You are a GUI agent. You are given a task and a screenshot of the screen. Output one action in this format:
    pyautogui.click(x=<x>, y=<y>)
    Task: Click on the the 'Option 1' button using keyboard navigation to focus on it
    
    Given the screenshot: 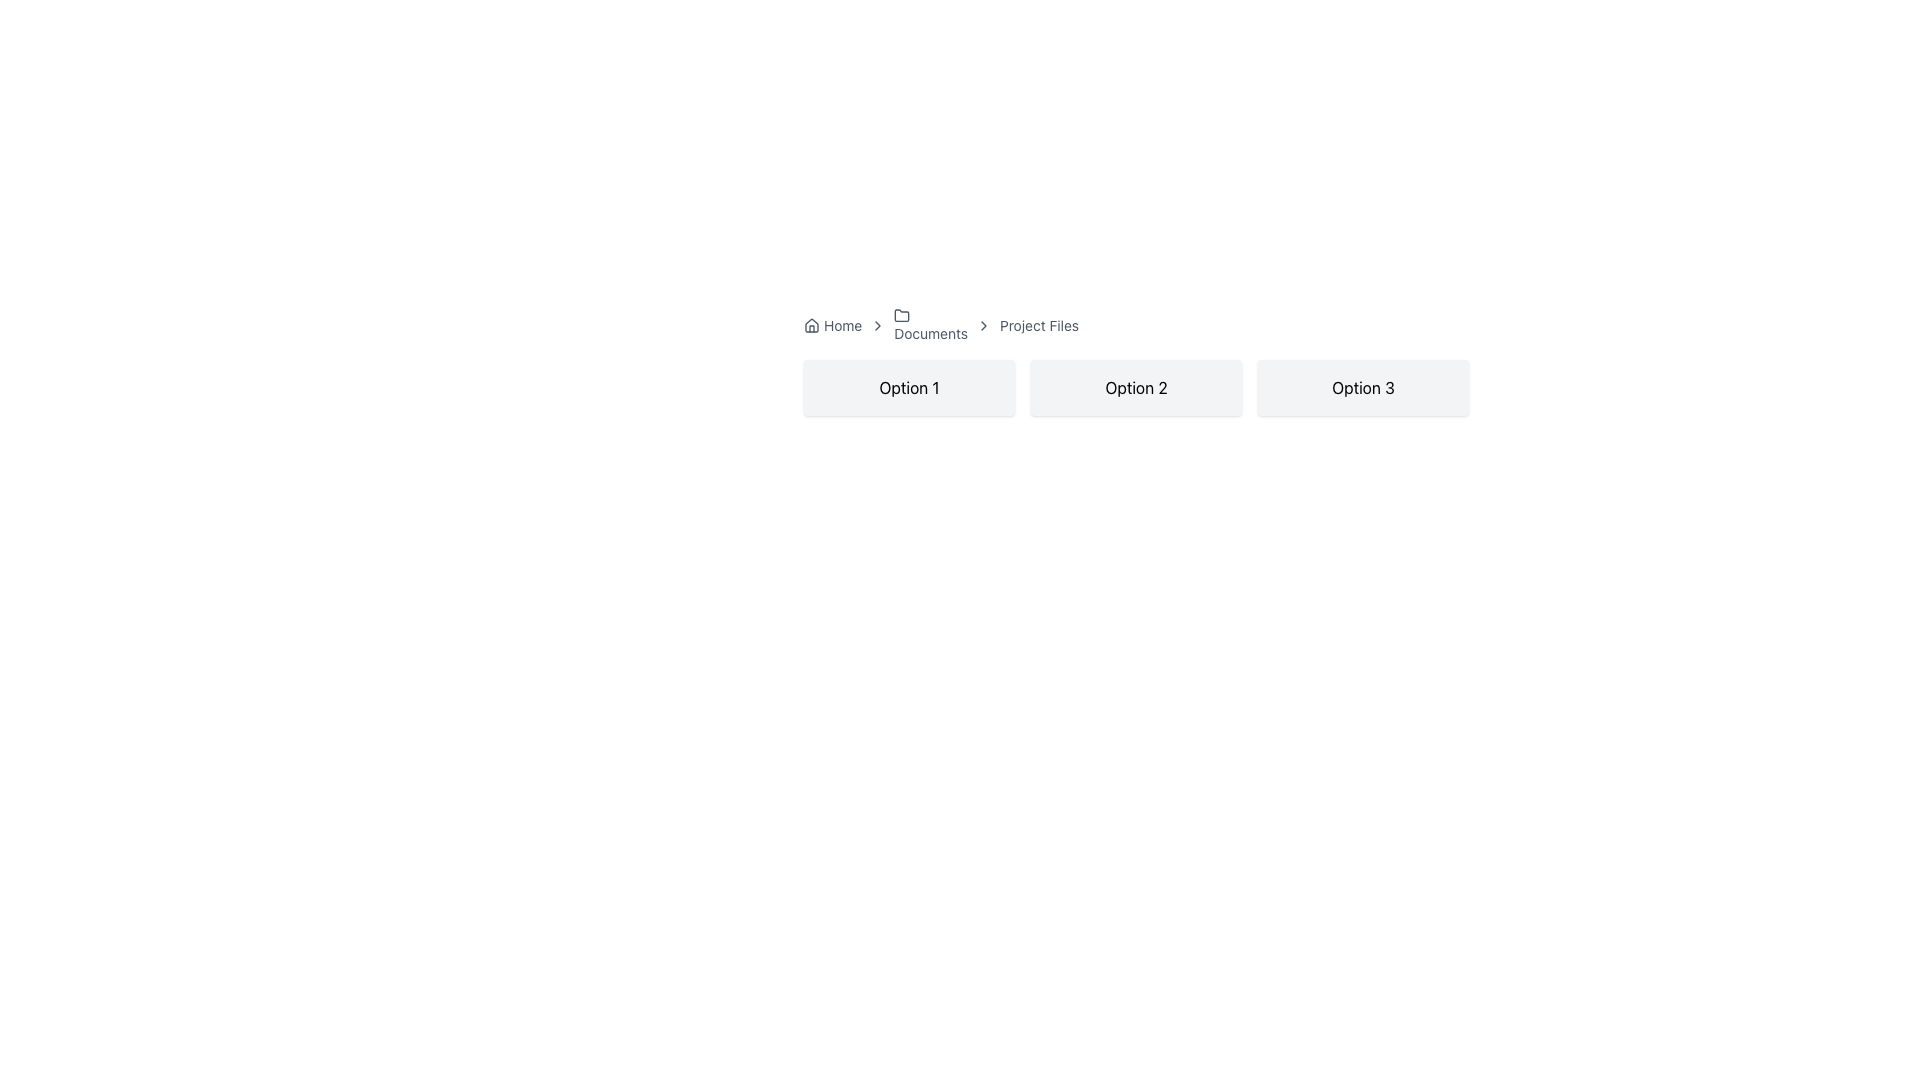 What is the action you would take?
    pyautogui.click(x=908, y=388)
    